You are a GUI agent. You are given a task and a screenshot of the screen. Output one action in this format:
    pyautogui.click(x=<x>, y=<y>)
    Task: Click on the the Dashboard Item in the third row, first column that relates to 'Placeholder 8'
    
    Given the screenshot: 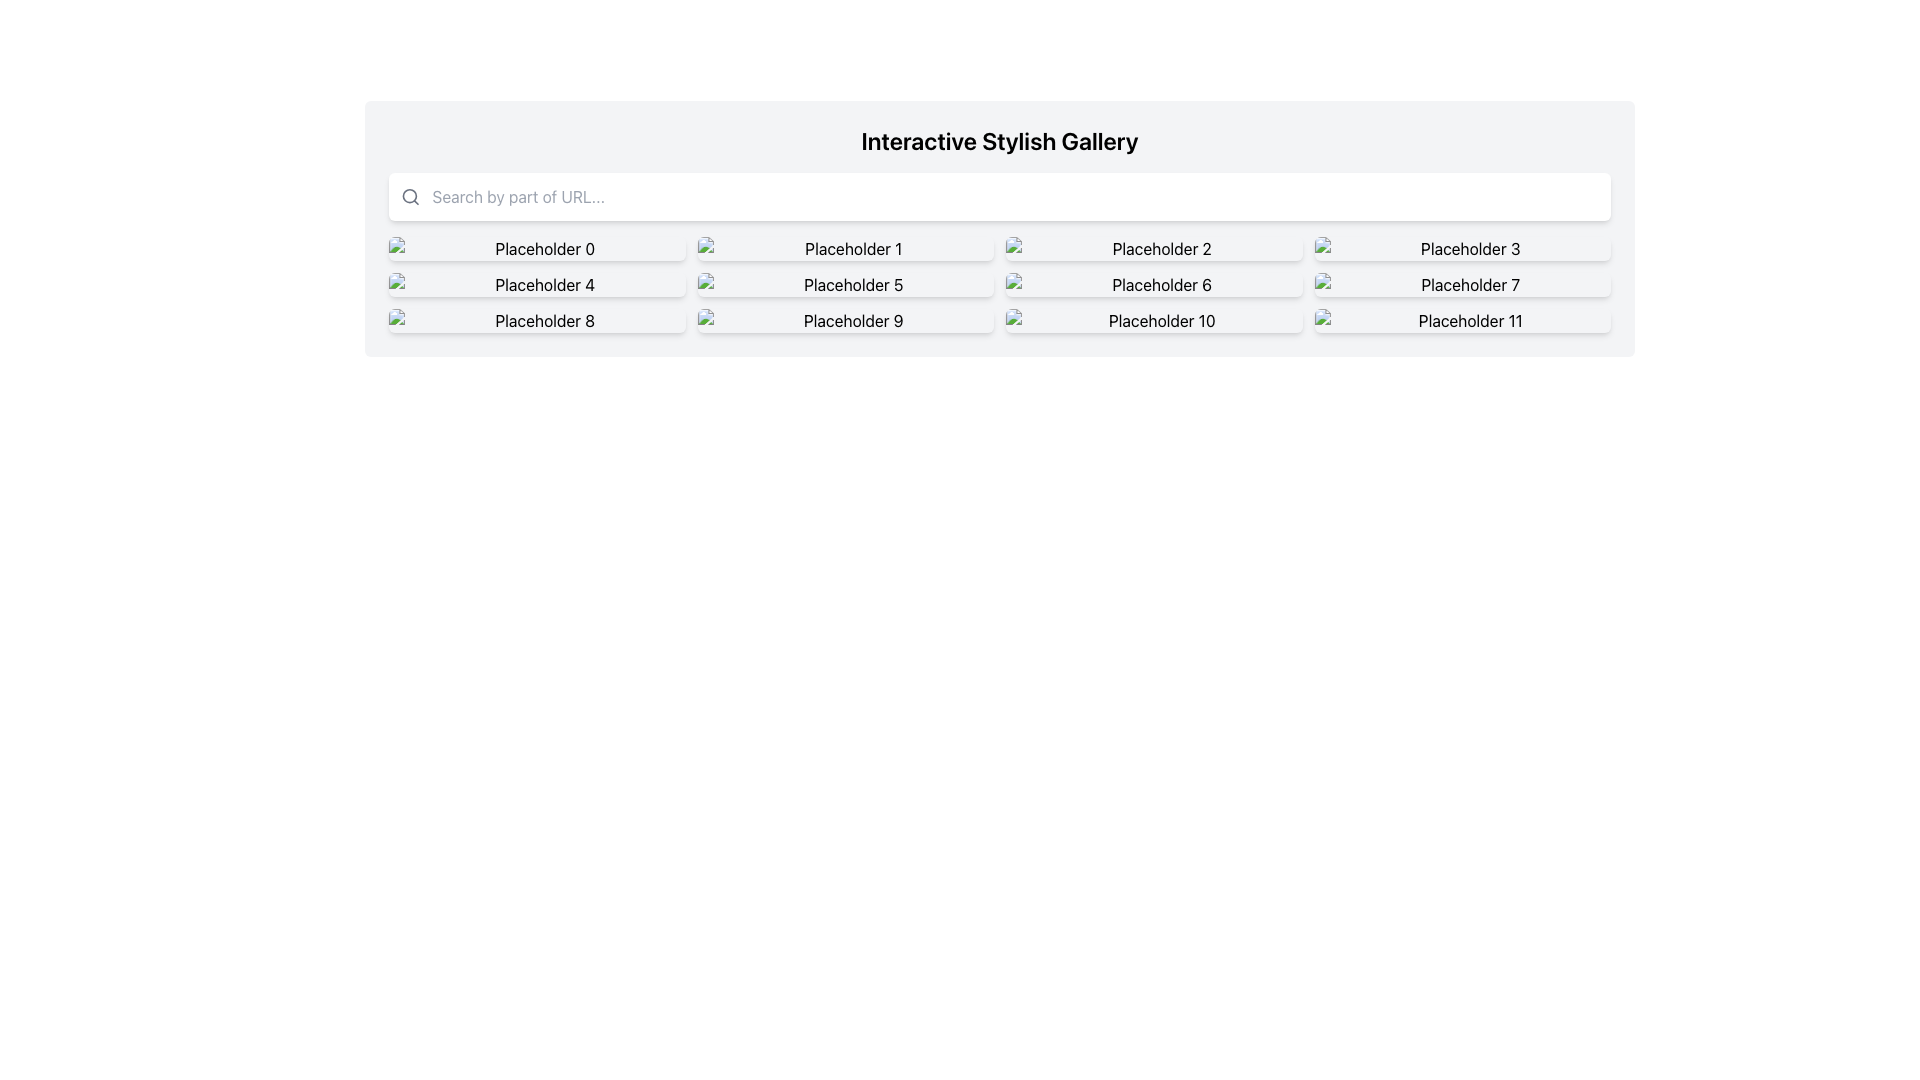 What is the action you would take?
    pyautogui.click(x=537, y=319)
    